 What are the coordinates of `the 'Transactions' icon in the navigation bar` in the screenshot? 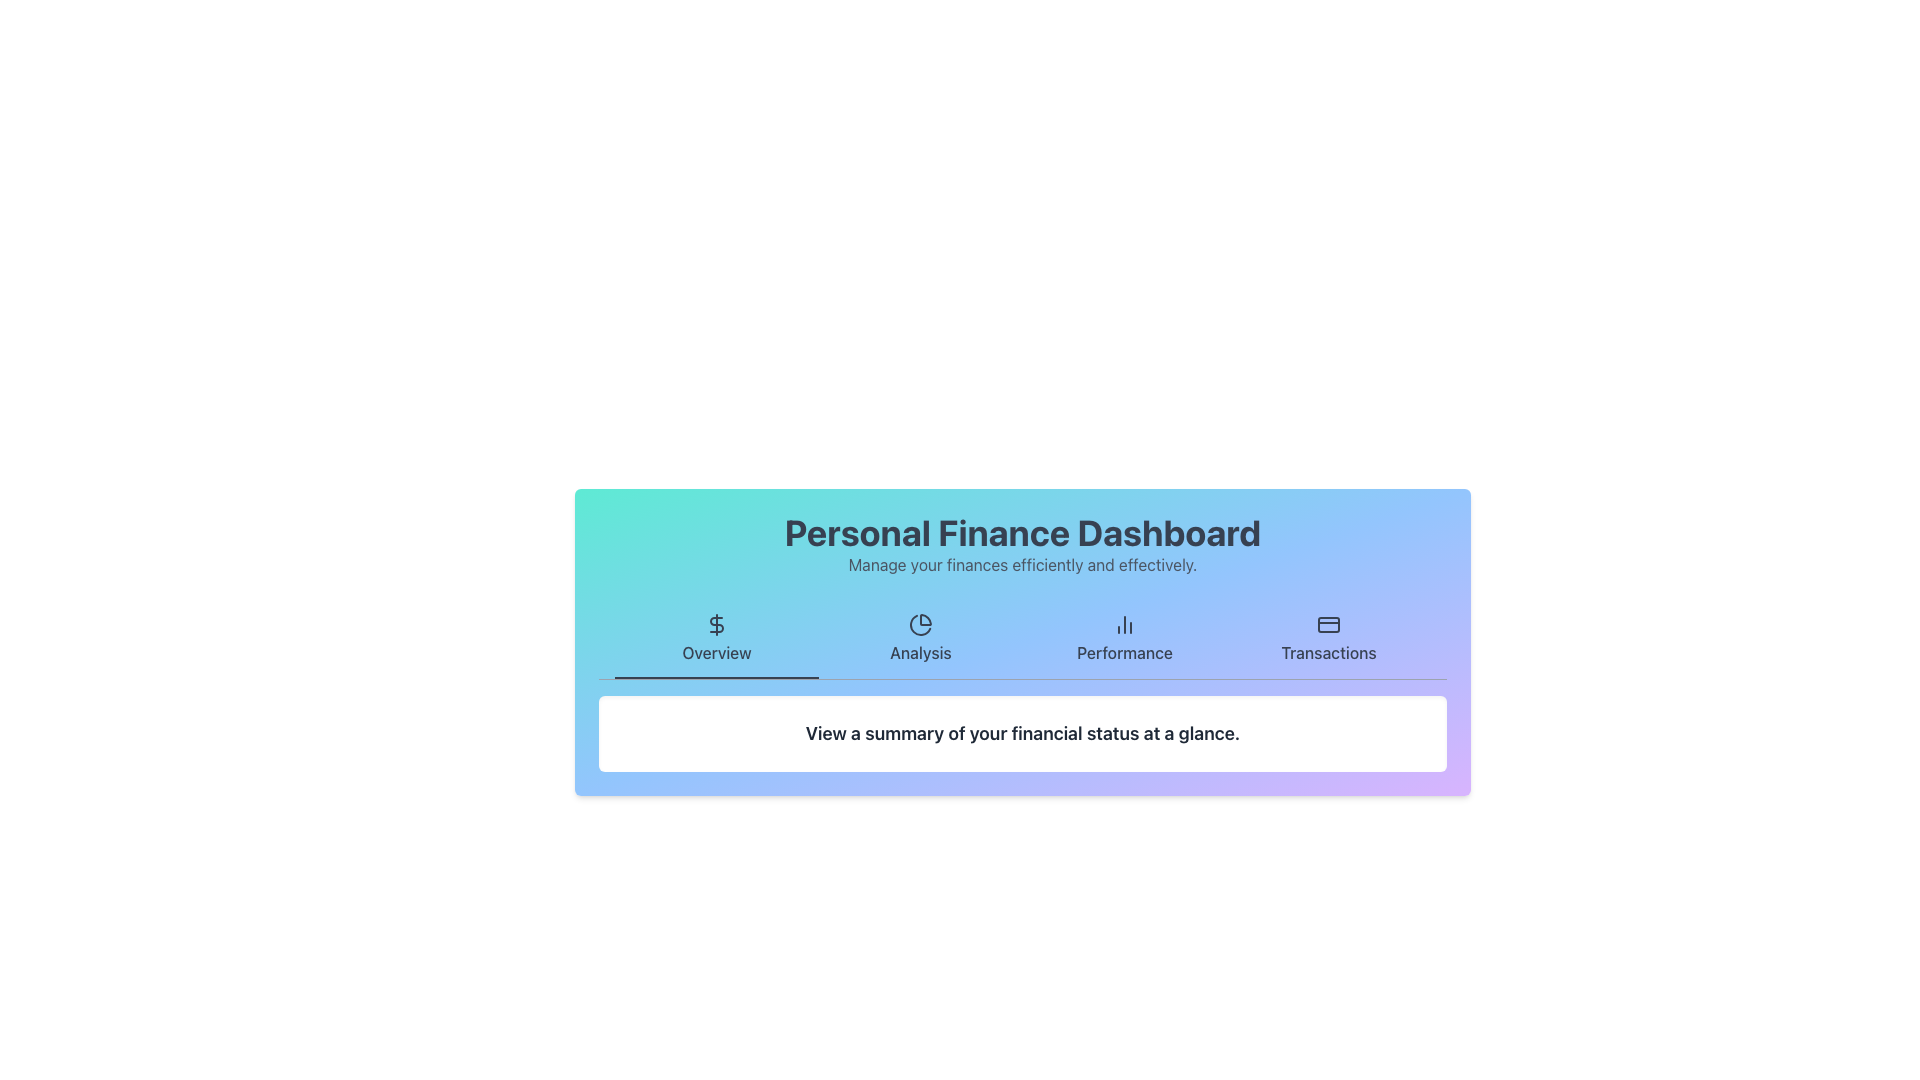 It's located at (1329, 623).